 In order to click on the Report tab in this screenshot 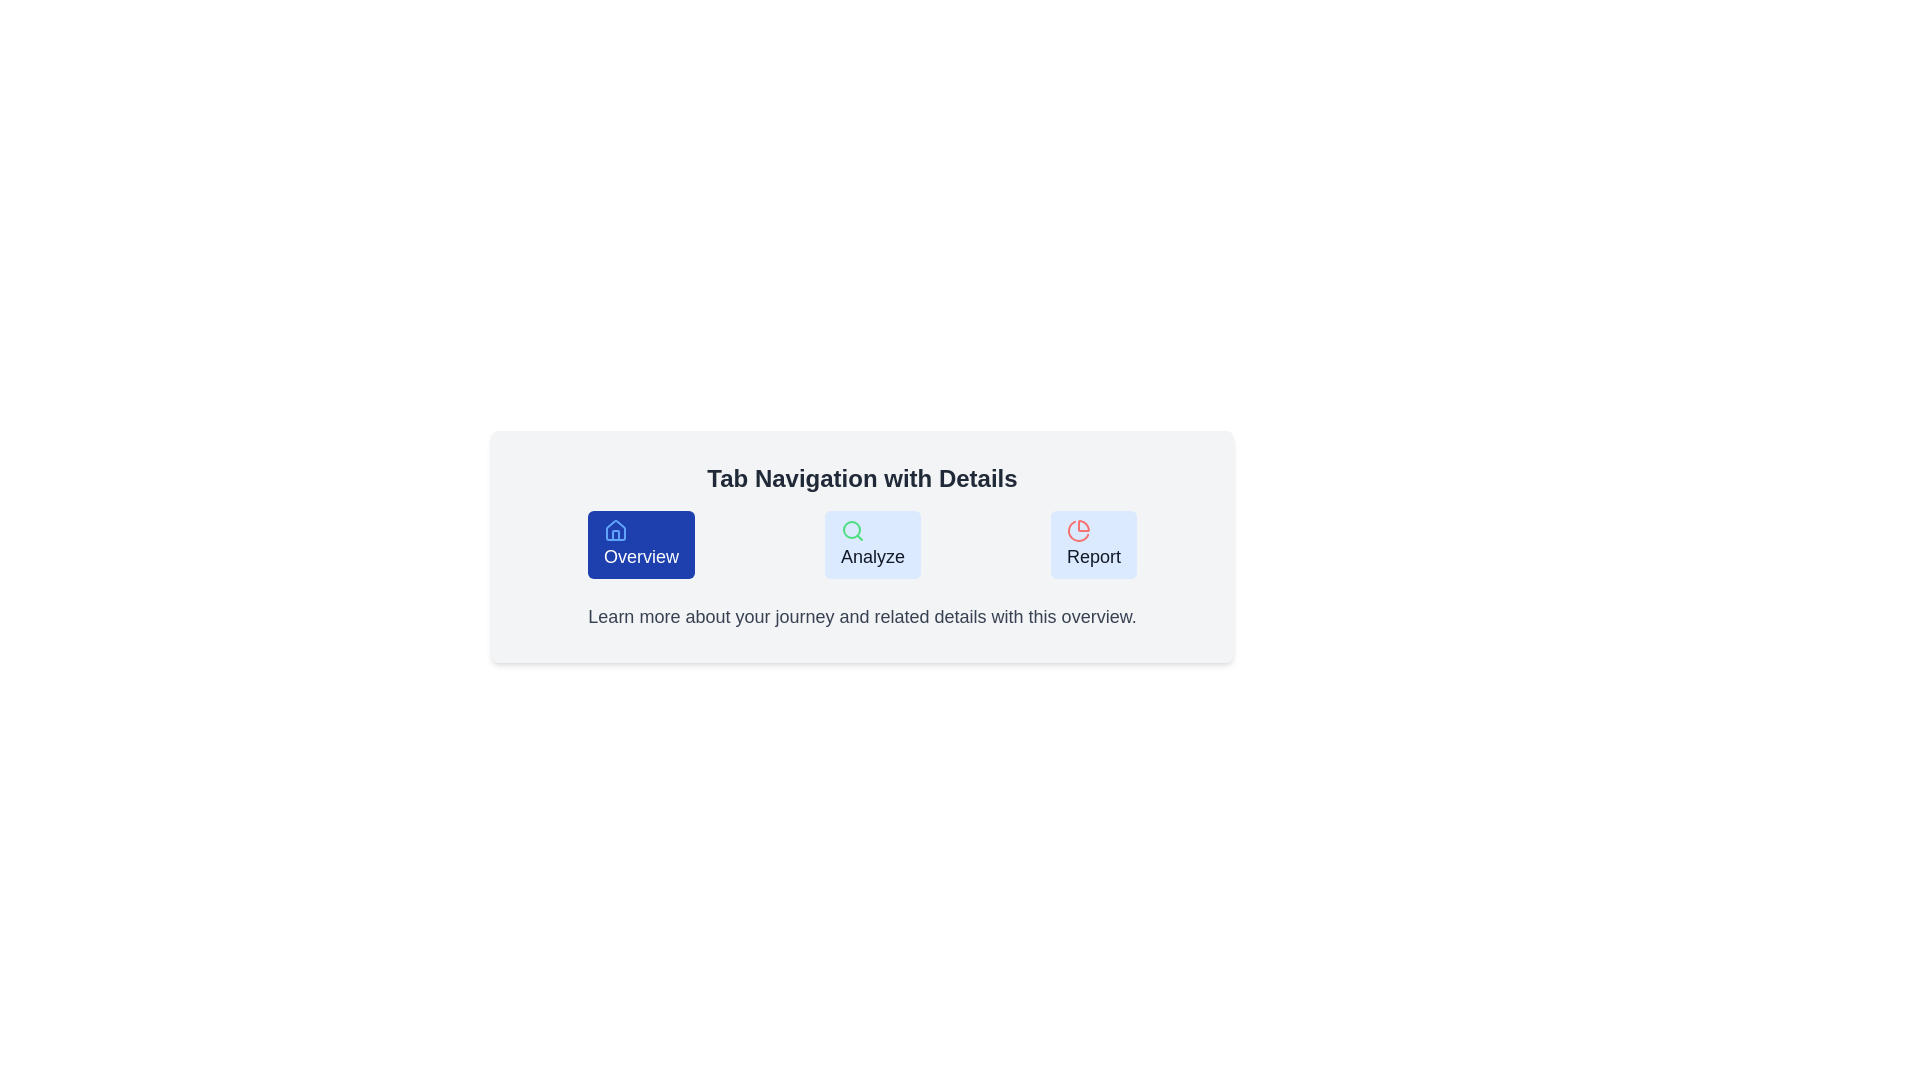, I will do `click(1093, 544)`.